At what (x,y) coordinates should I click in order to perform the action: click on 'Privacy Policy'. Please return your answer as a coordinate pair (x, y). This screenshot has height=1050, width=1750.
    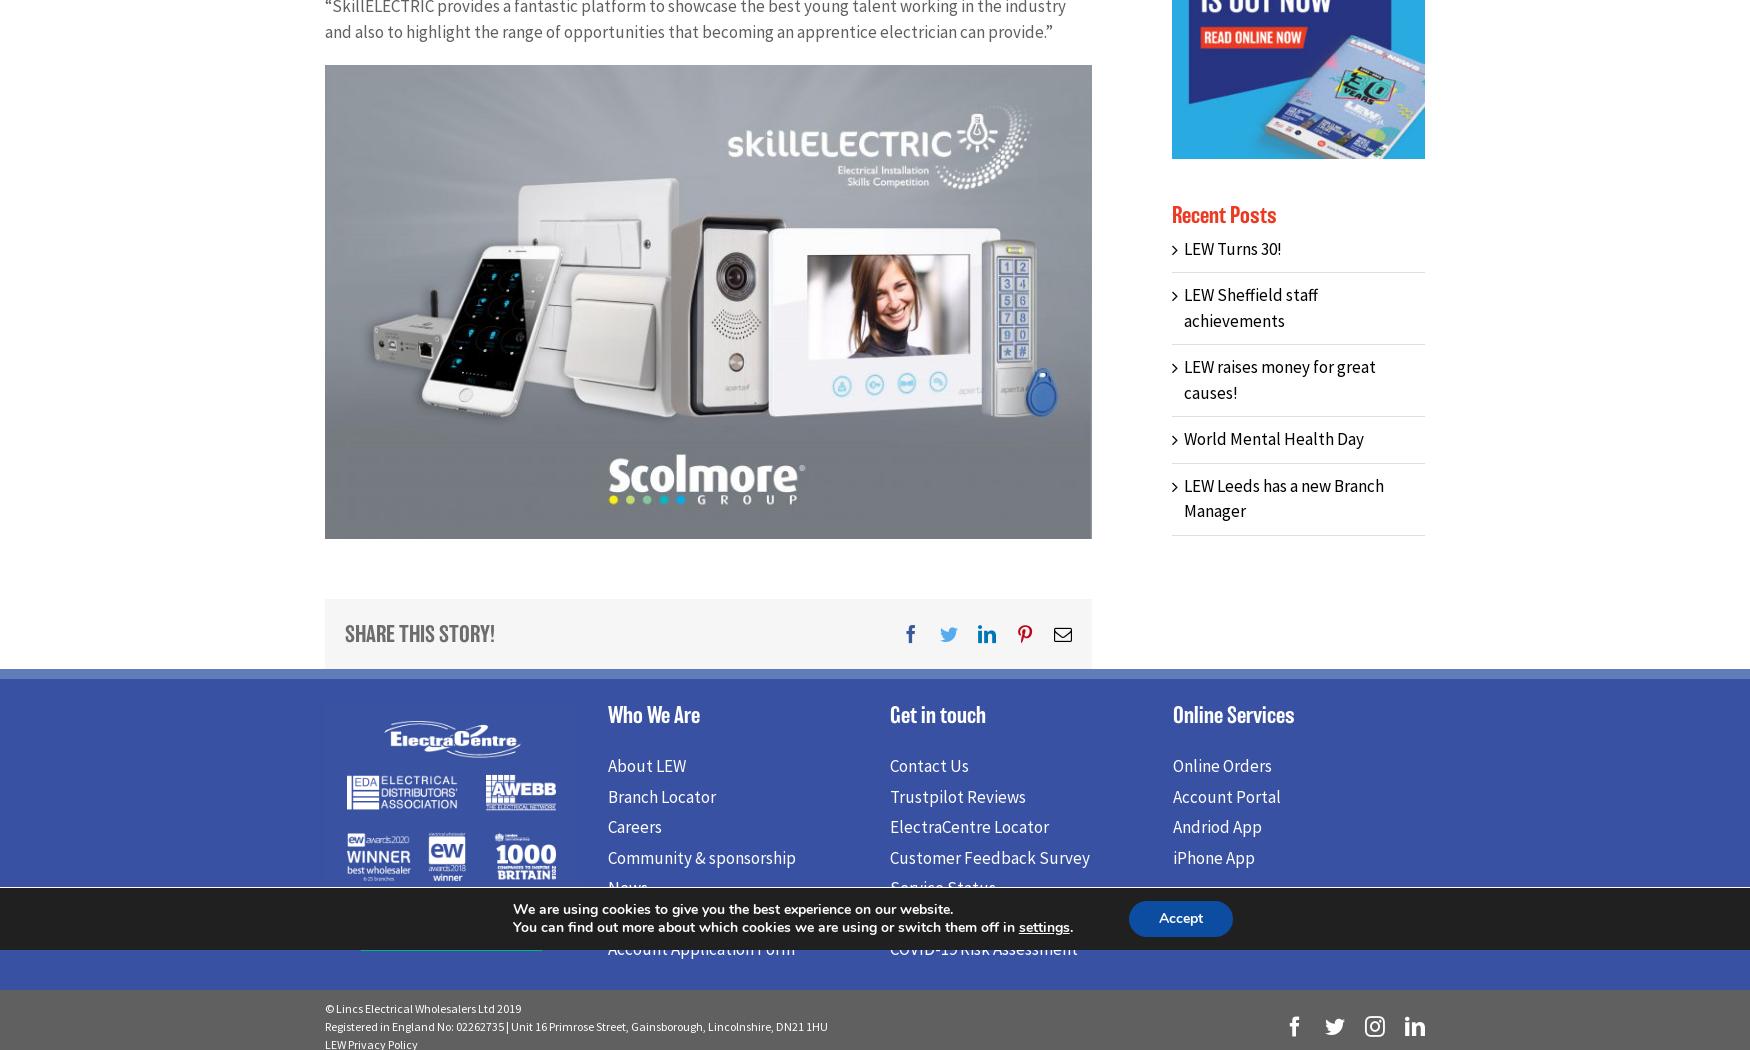
    Looking at the image, I should click on (939, 924).